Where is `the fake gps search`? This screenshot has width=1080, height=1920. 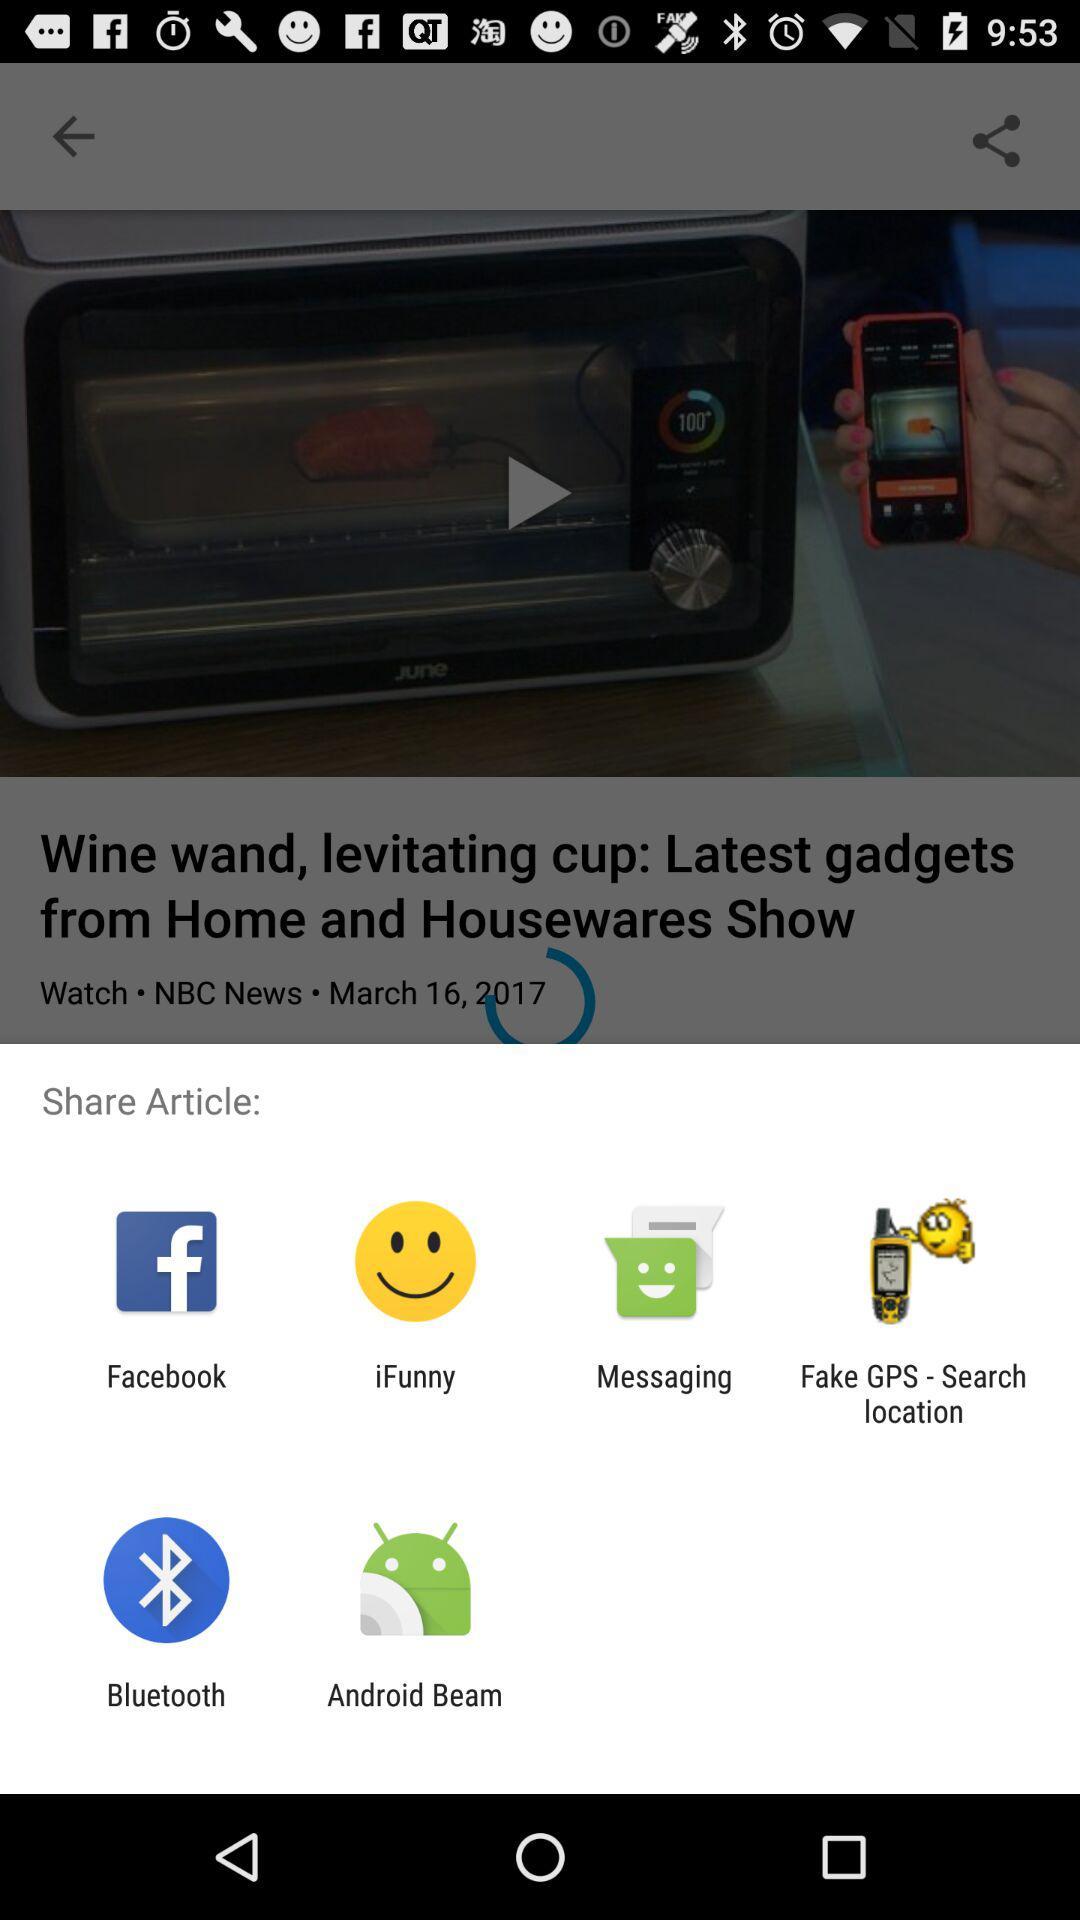
the fake gps search is located at coordinates (913, 1392).